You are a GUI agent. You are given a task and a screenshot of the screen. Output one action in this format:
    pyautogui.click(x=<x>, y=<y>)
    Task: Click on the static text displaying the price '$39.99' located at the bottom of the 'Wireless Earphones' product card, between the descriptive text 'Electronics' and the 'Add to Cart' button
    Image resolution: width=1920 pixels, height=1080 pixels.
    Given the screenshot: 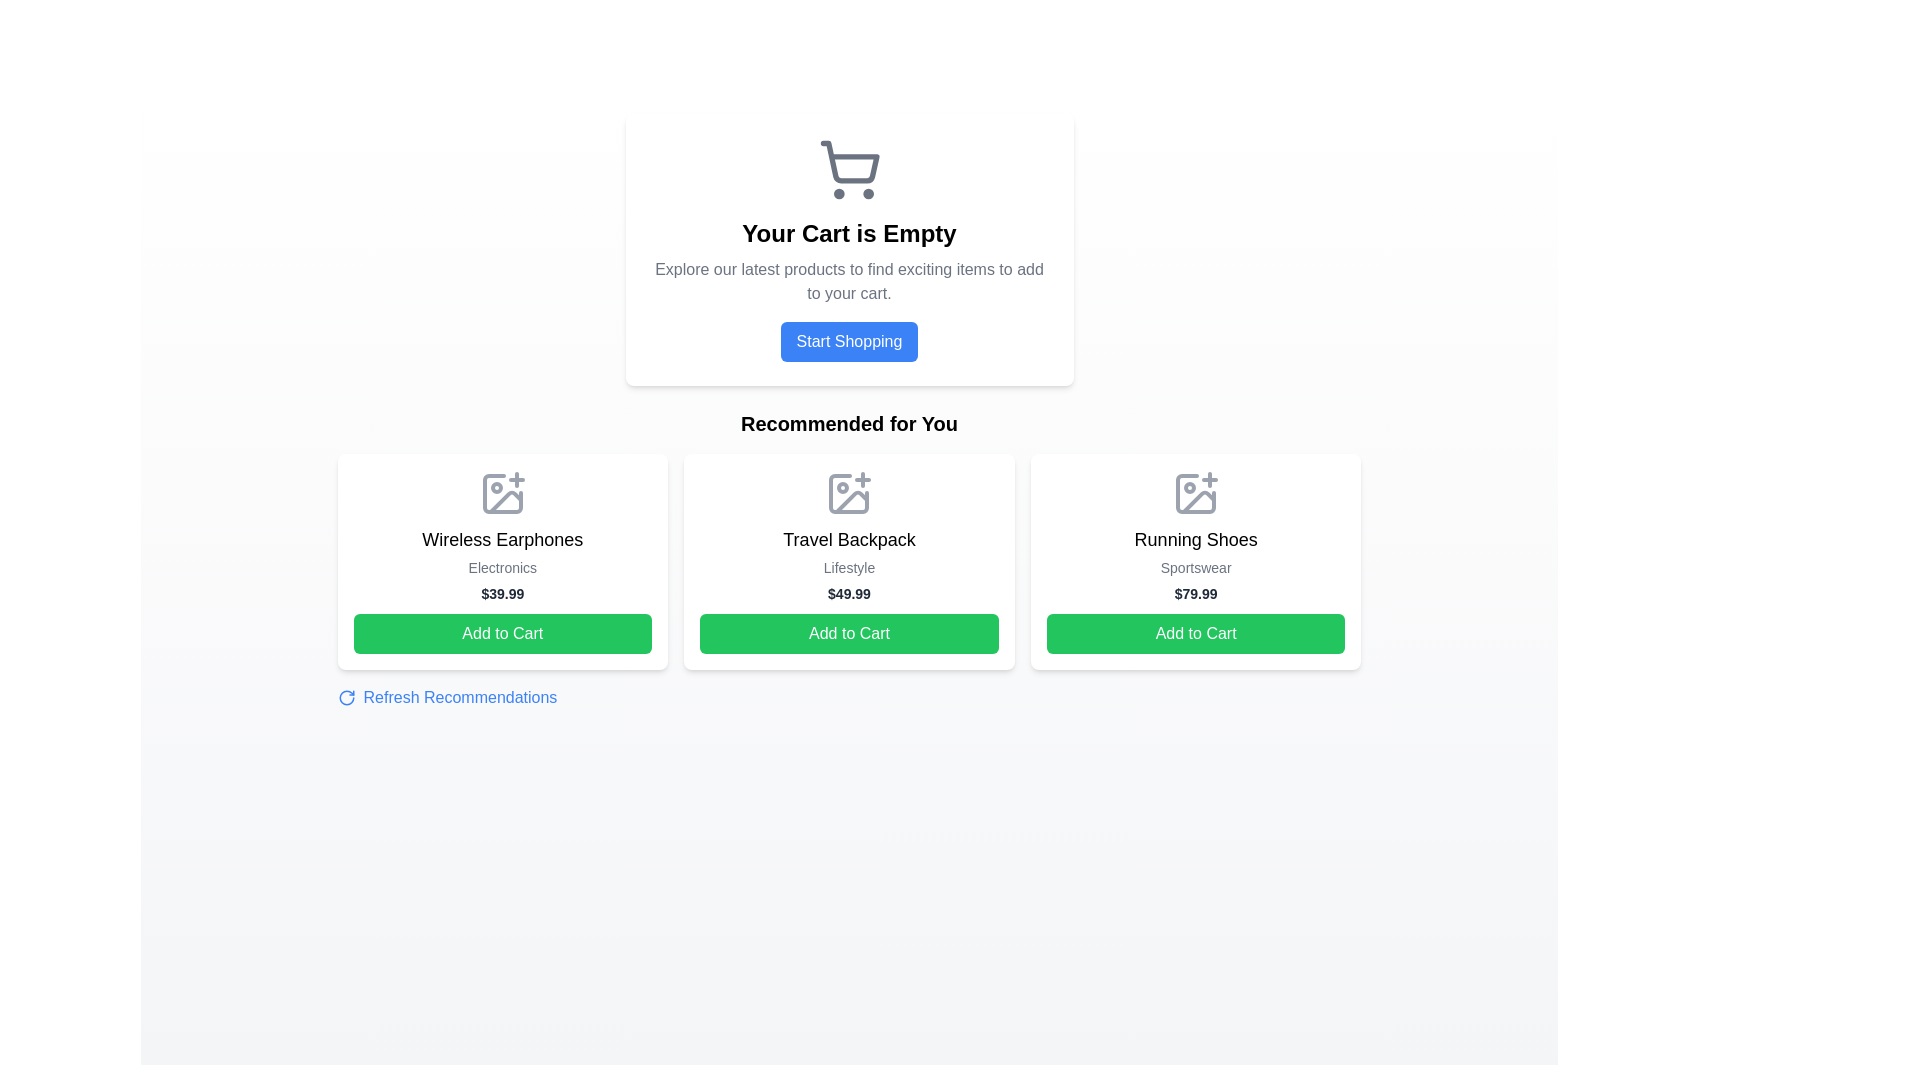 What is the action you would take?
    pyautogui.click(x=502, y=593)
    